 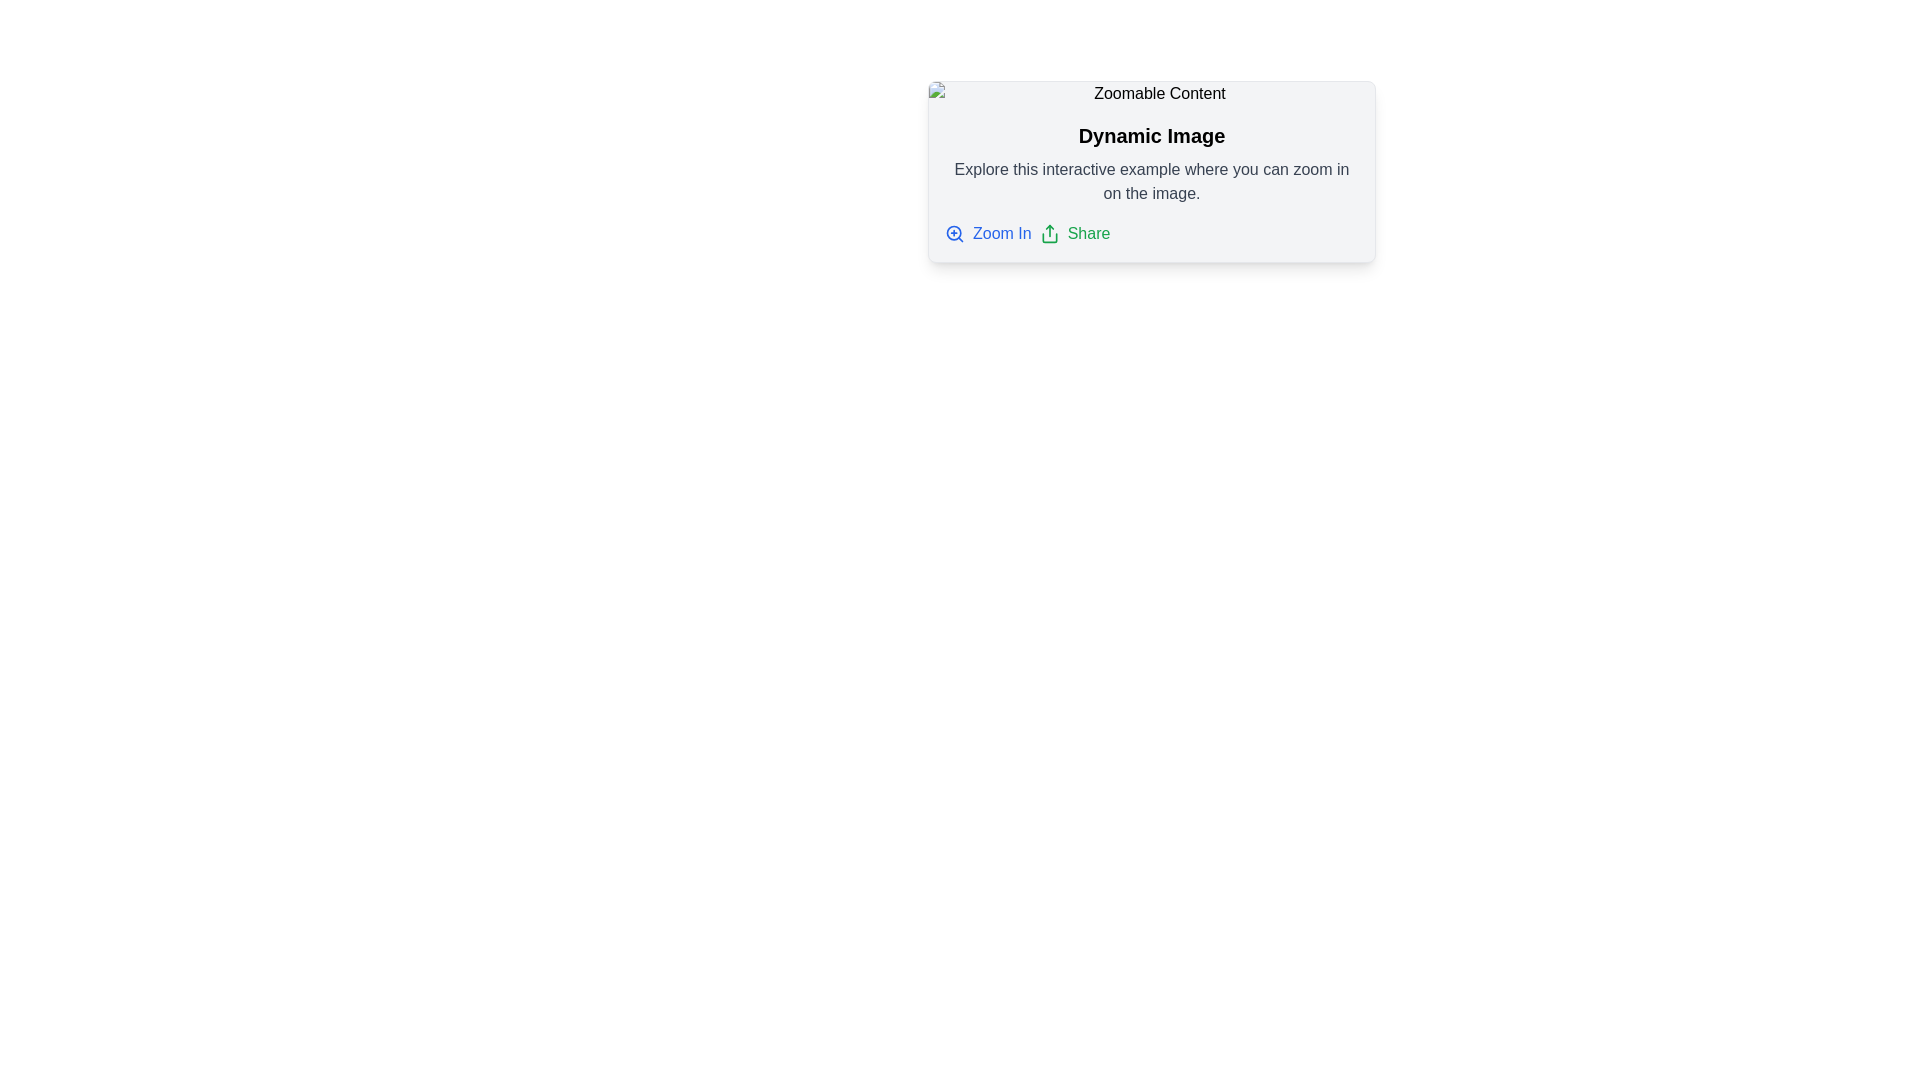 I want to click on the share icon located to the left of the 'Share' text label in the button group at the bottom of the 'Zoomable Content' card, so click(x=1048, y=233).